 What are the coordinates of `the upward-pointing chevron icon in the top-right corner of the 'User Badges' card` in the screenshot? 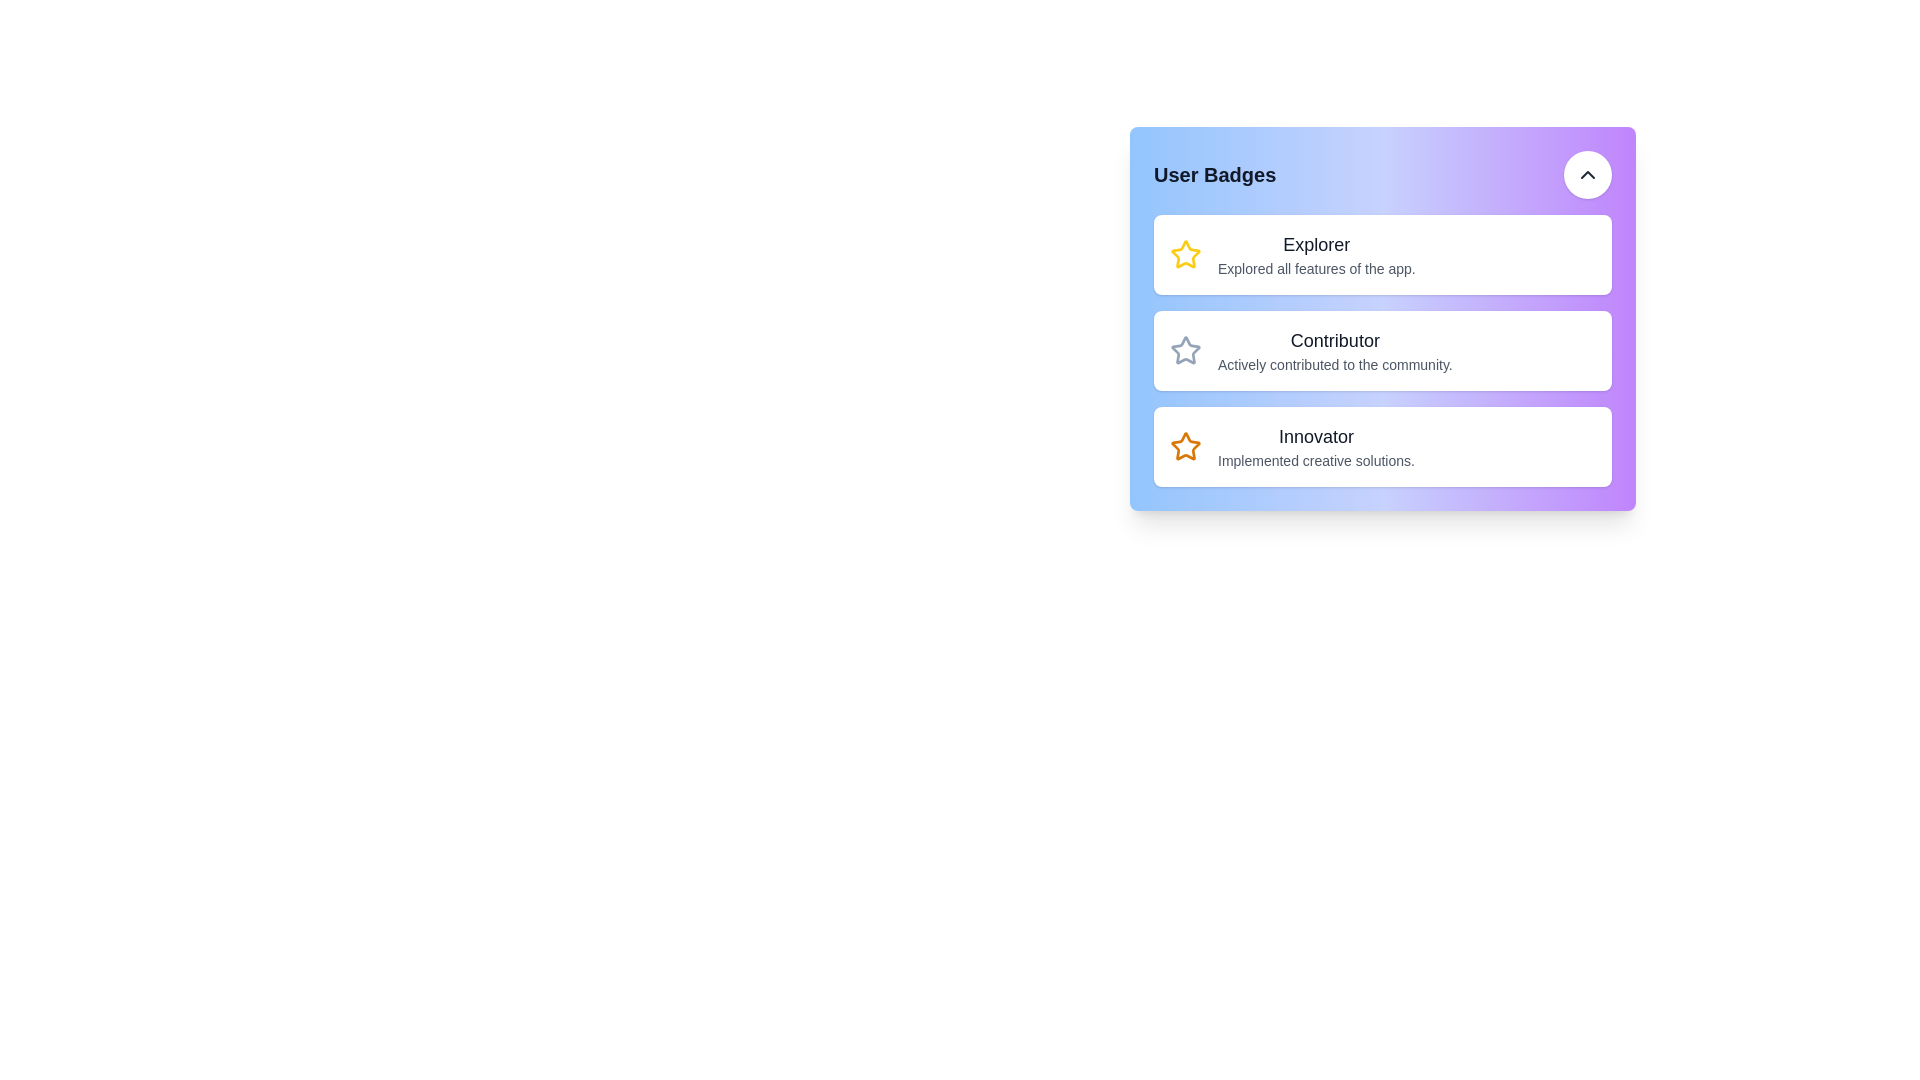 It's located at (1587, 173).